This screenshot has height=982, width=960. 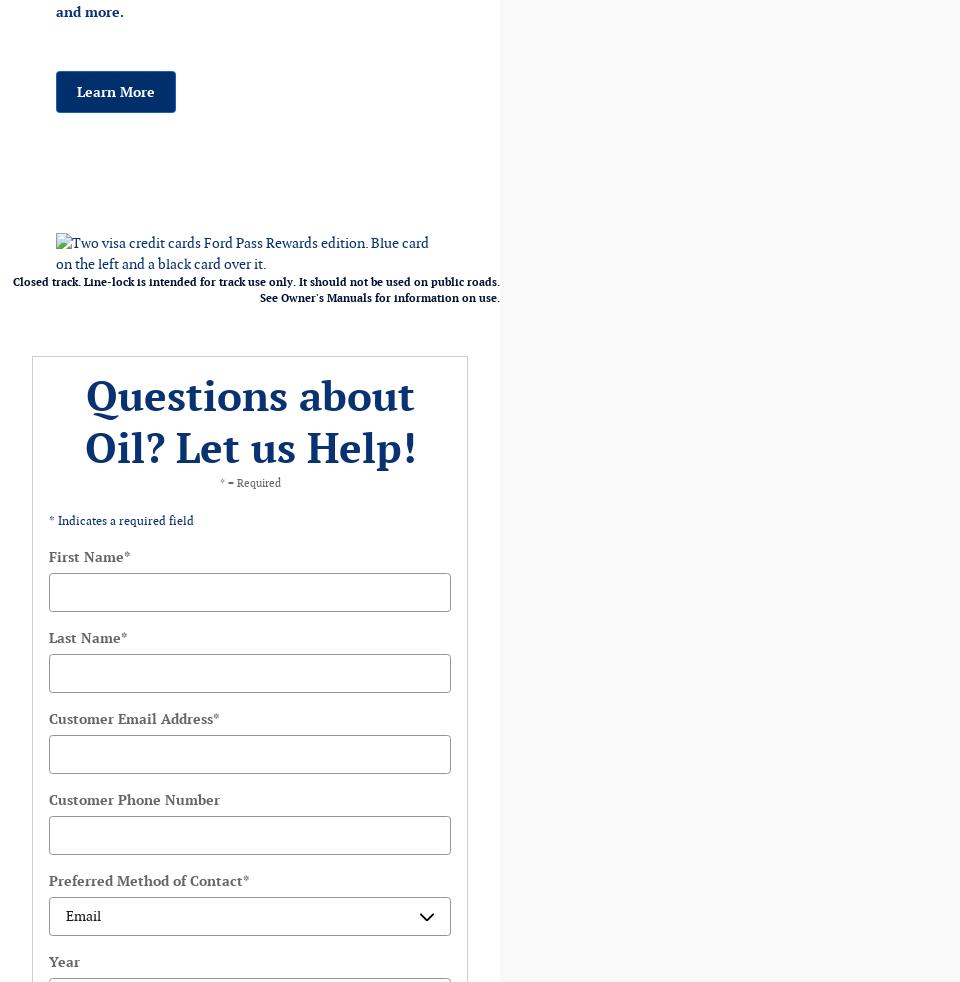 I want to click on 'Customer Email Address', so click(x=47, y=718).